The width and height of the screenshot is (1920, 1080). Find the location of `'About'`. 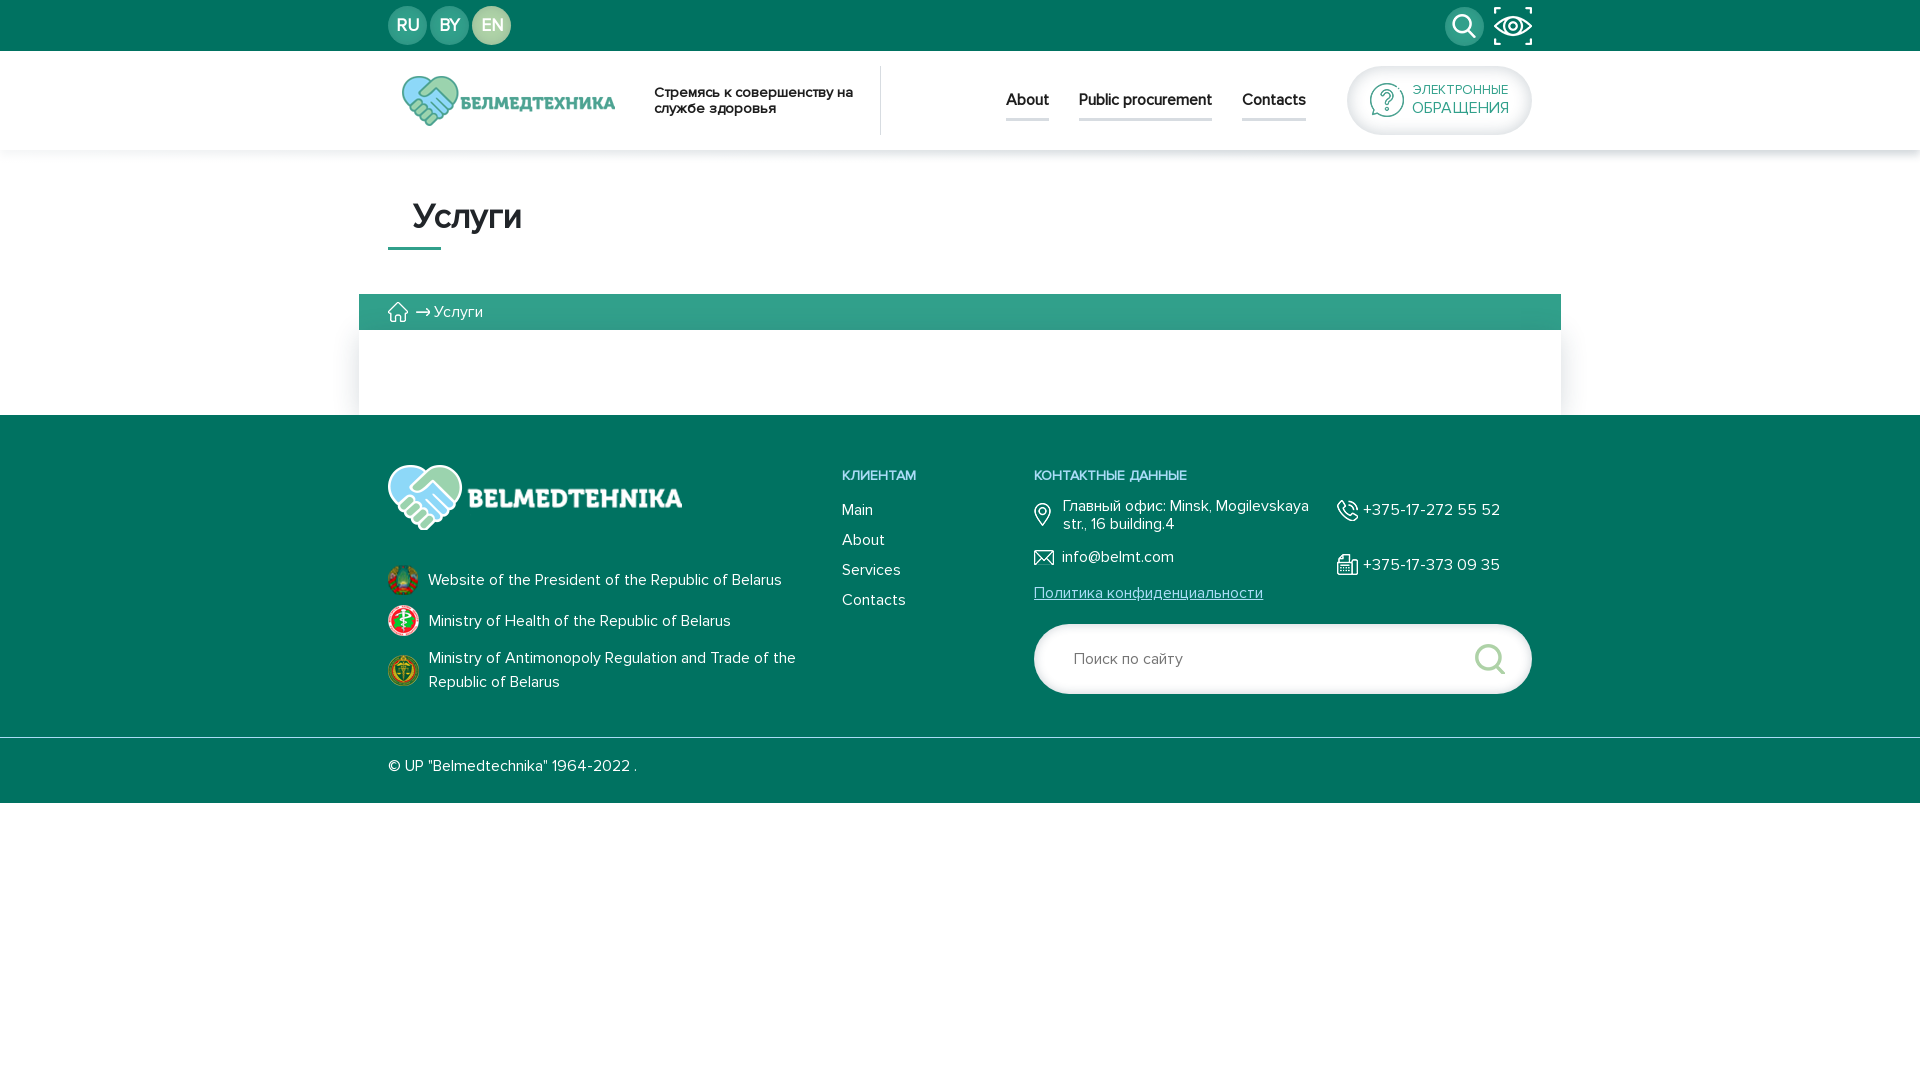

'About' is located at coordinates (1006, 105).